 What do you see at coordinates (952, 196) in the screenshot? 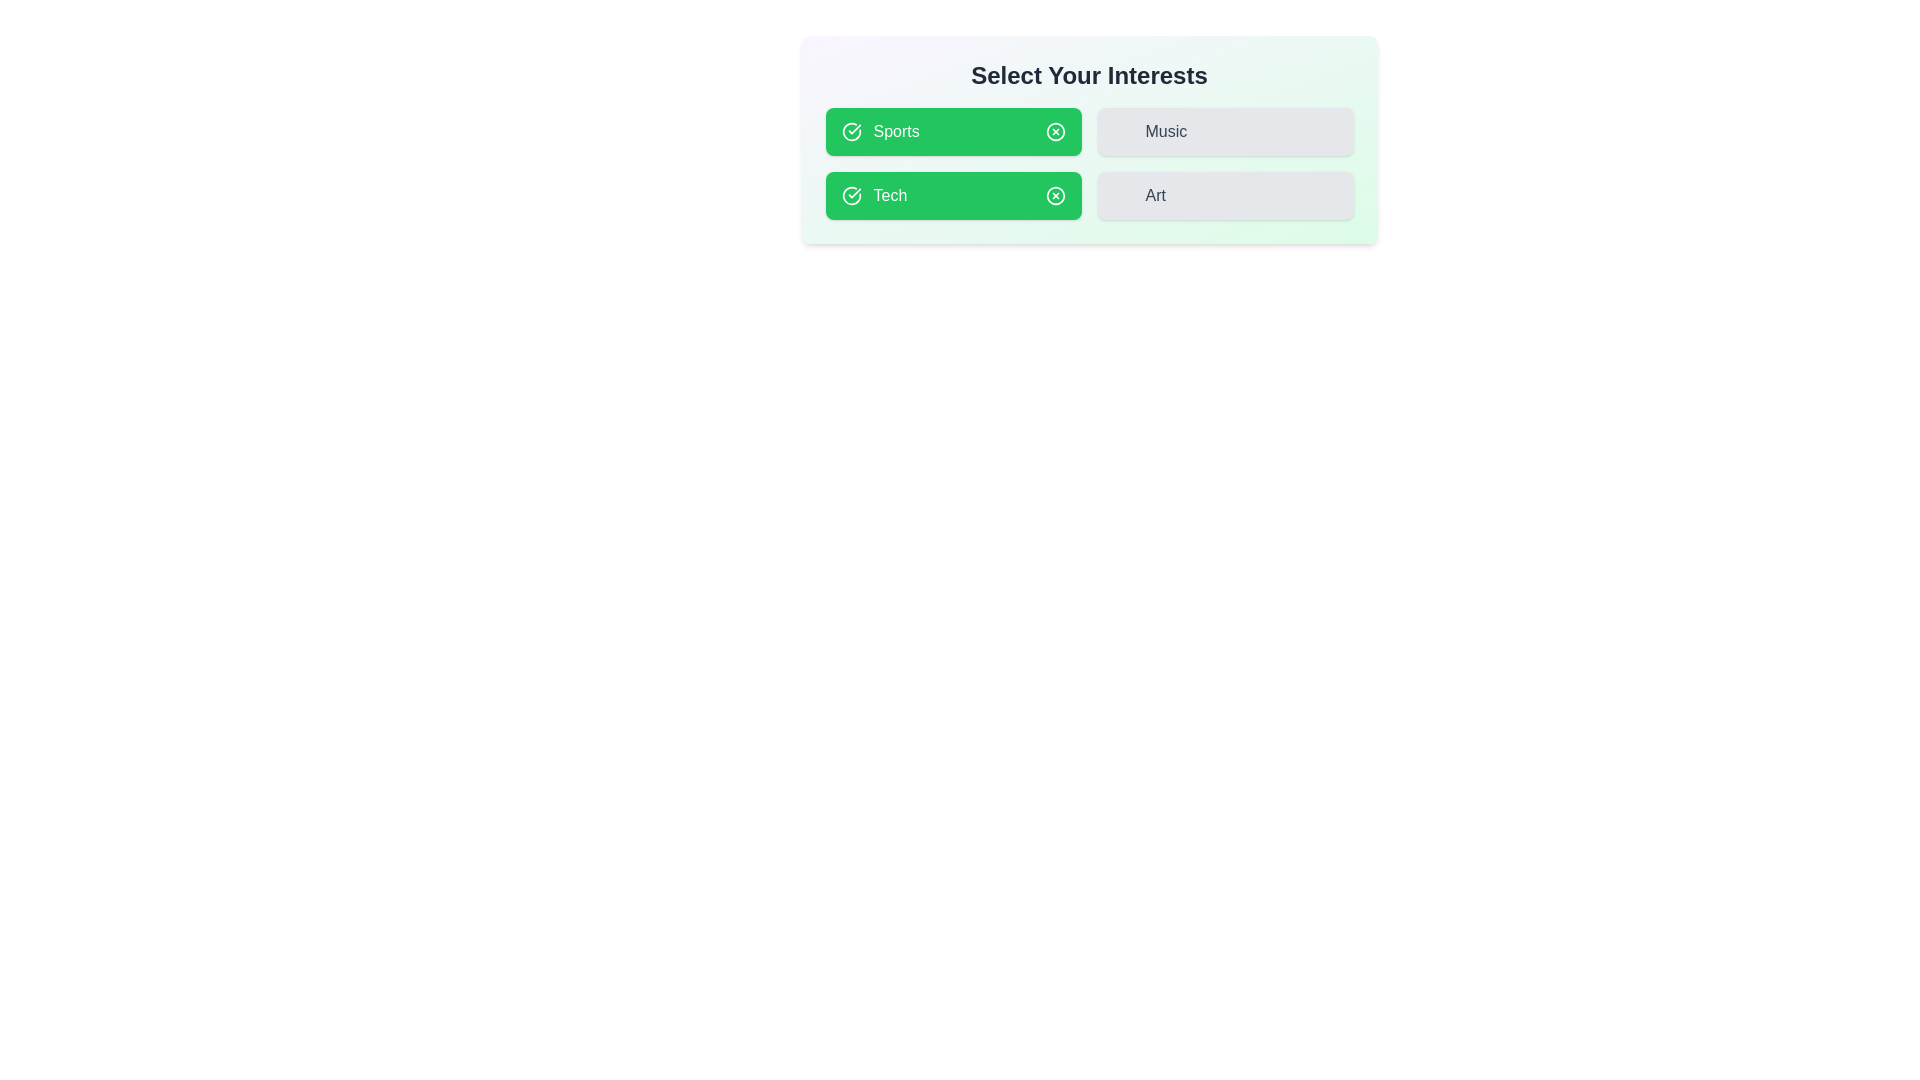
I see `the button corresponding to the interest Tech to toggle its selection state` at bounding box center [952, 196].